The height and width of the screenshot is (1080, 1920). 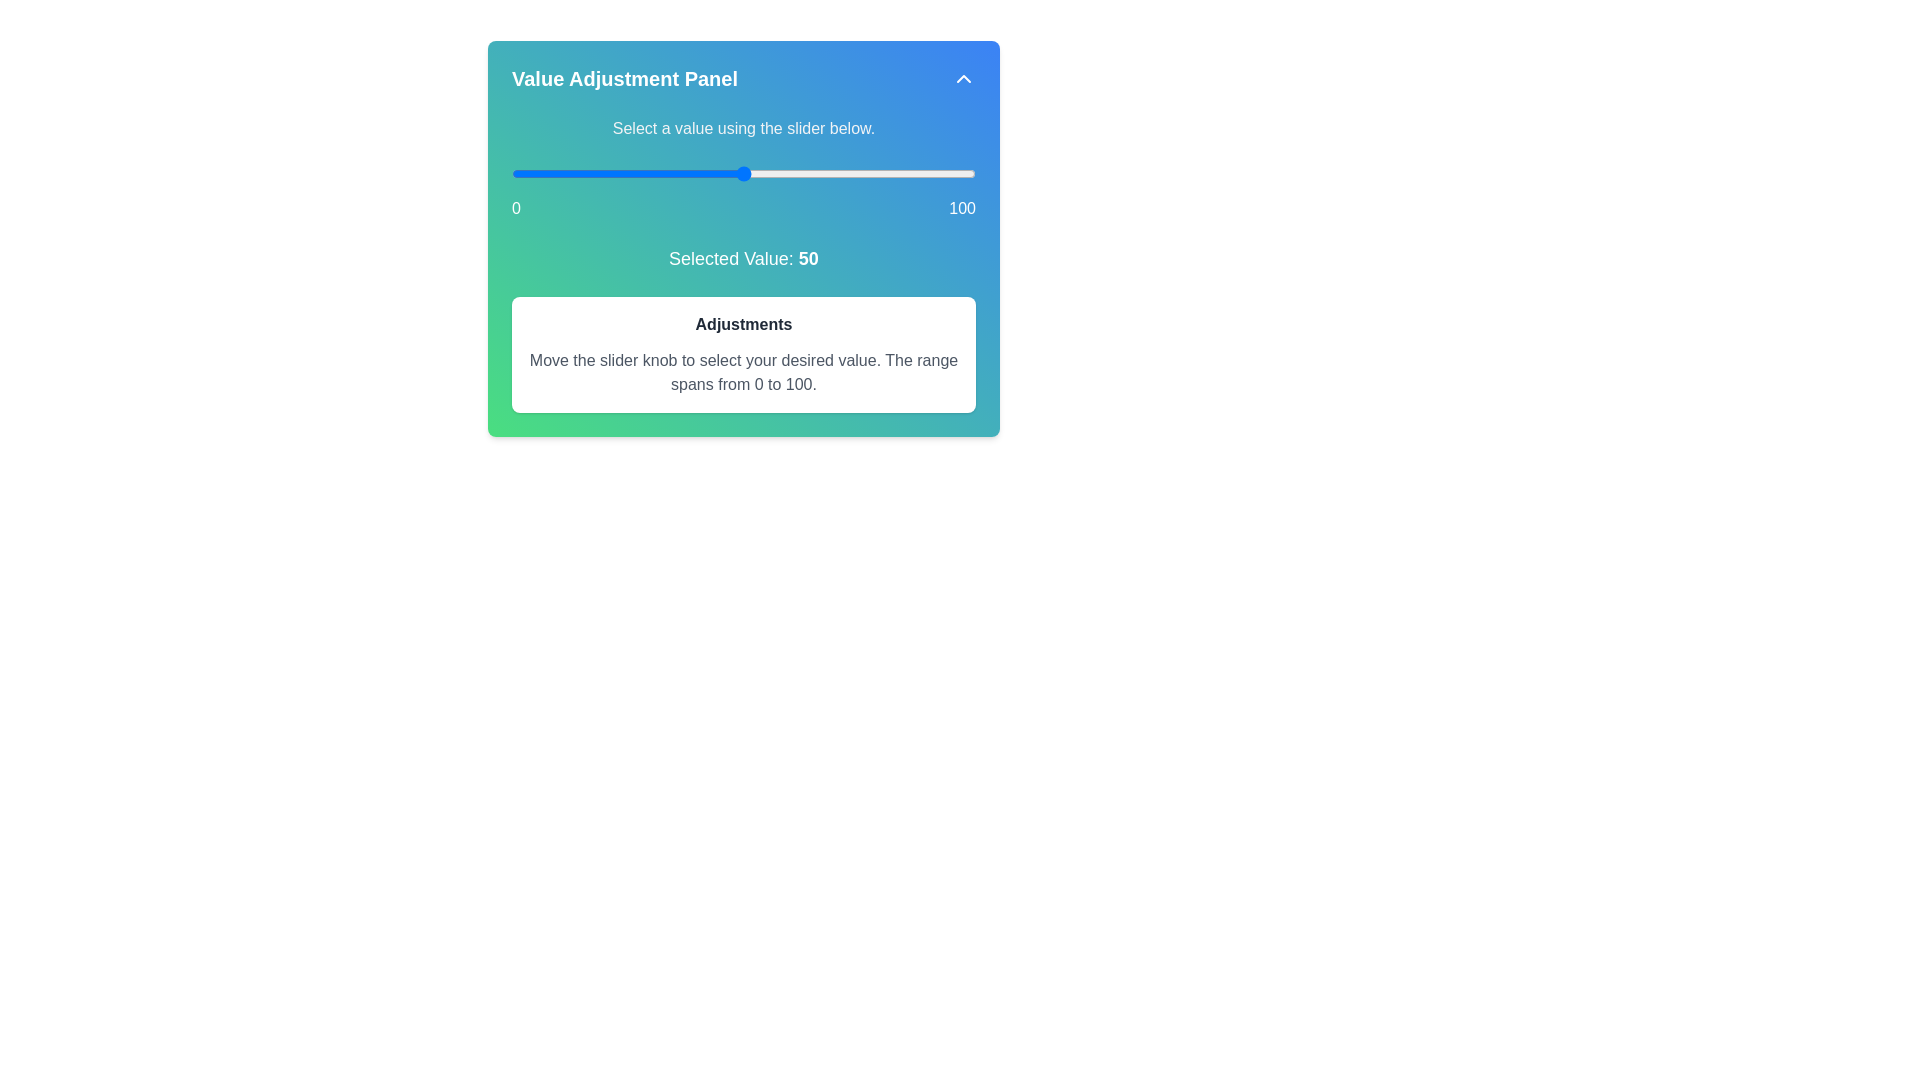 I want to click on the slider value, so click(x=956, y=172).